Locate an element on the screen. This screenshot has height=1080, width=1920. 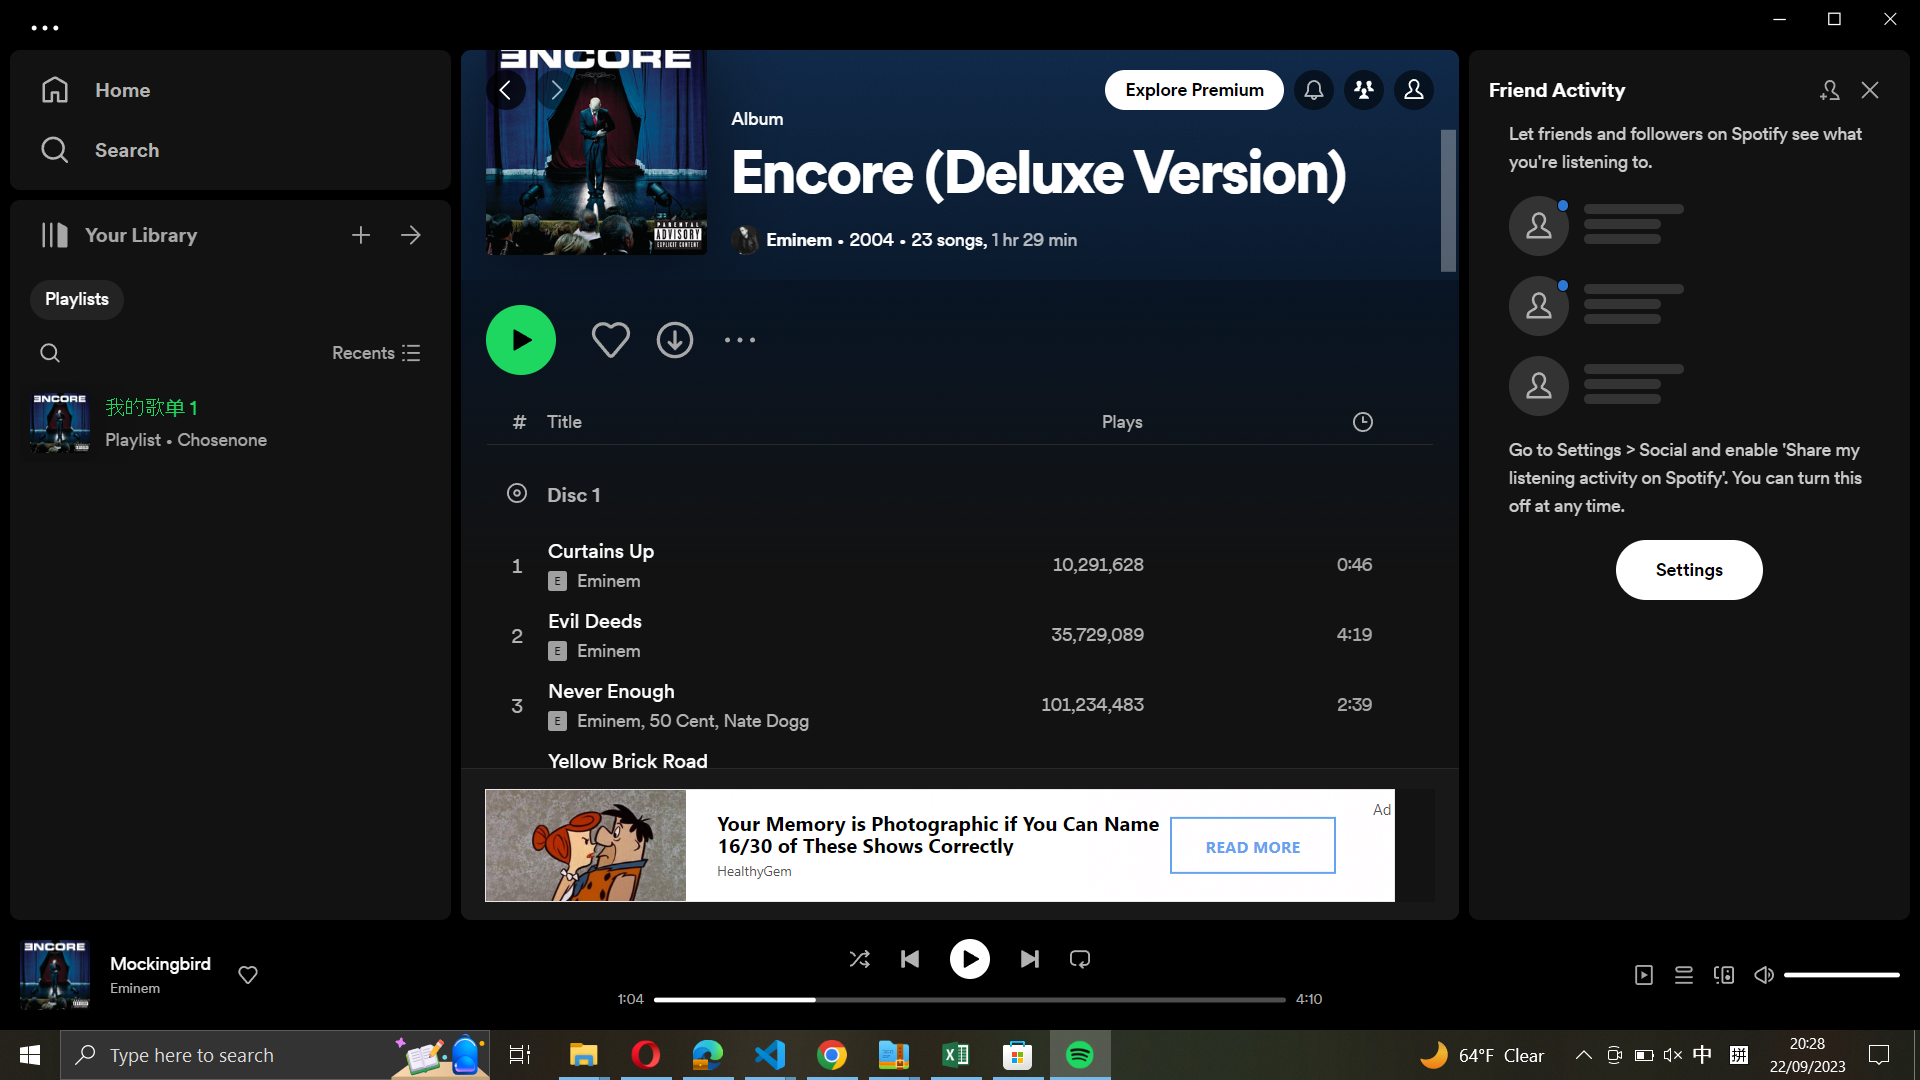
the settings panel is located at coordinates (1688, 568).